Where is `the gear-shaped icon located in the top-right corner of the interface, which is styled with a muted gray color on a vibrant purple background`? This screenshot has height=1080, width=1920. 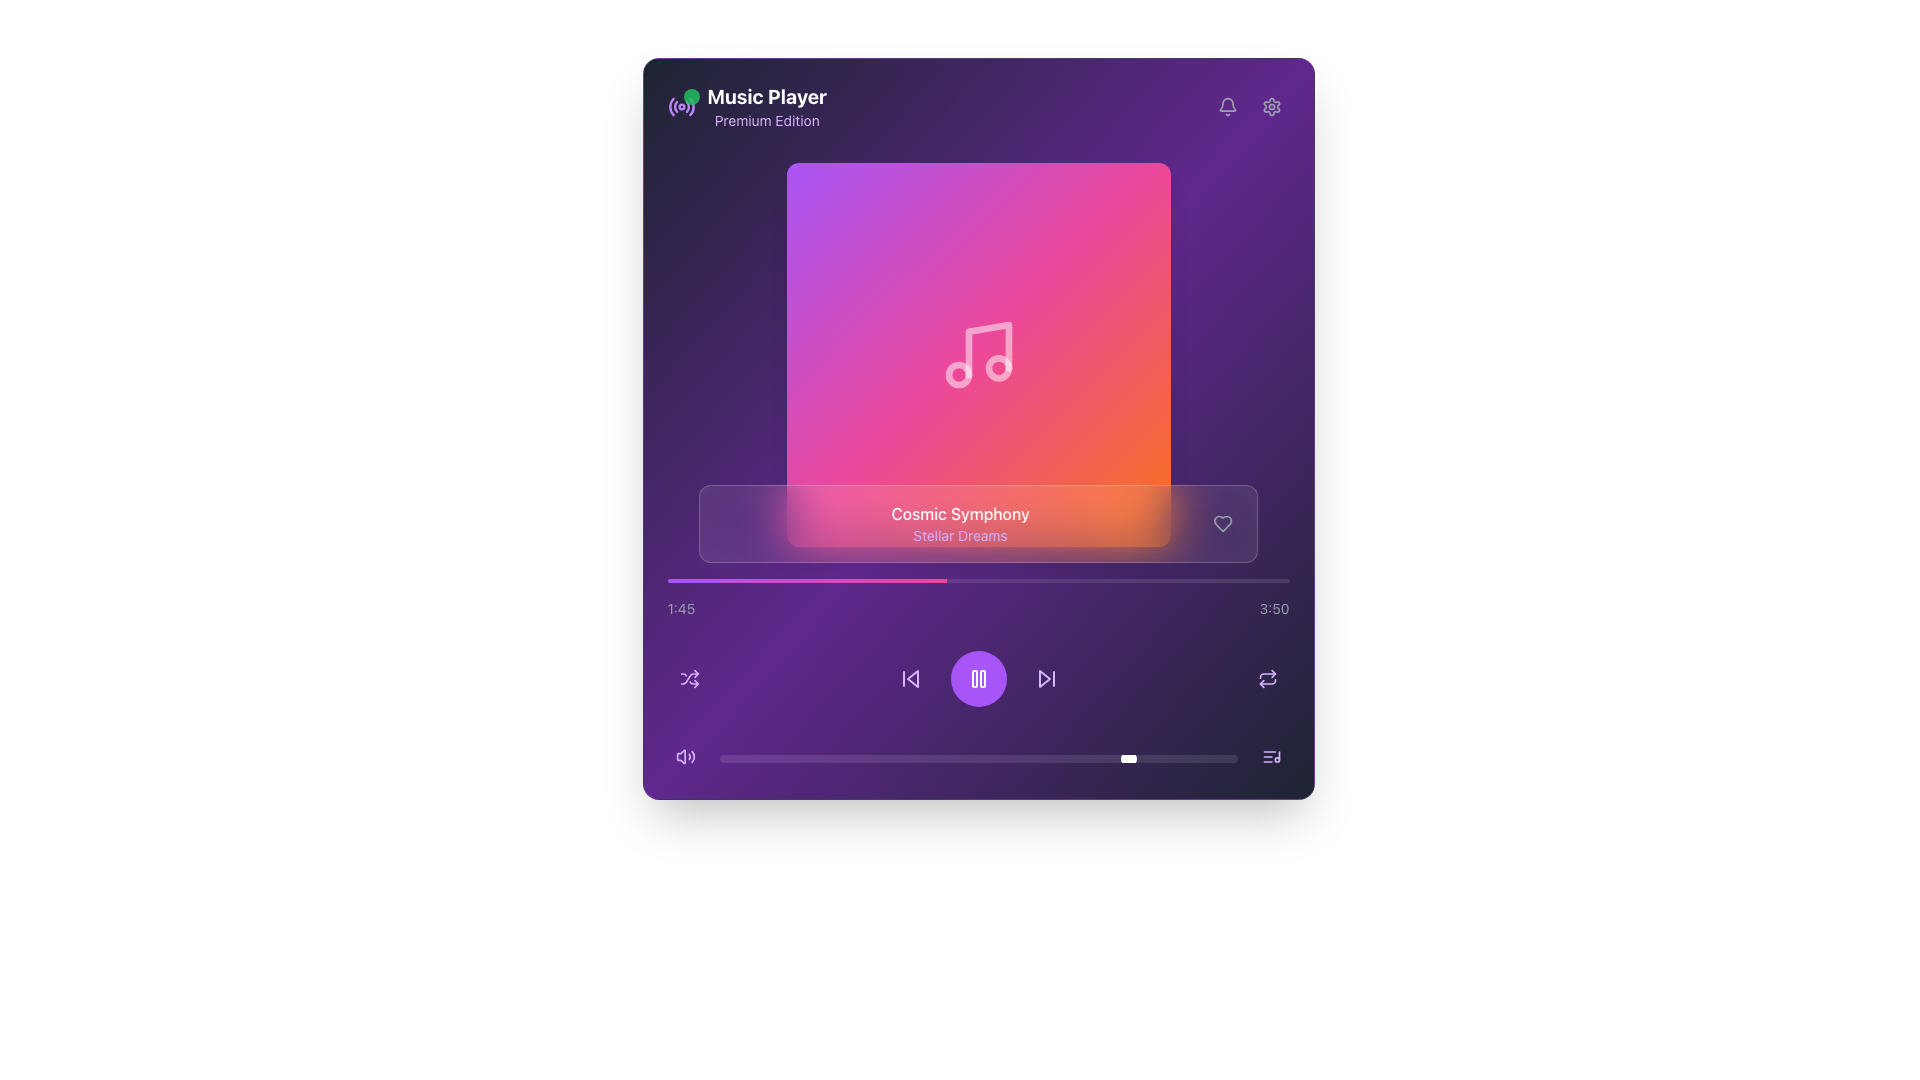 the gear-shaped icon located in the top-right corner of the interface, which is styled with a muted gray color on a vibrant purple background is located at coordinates (1270, 107).